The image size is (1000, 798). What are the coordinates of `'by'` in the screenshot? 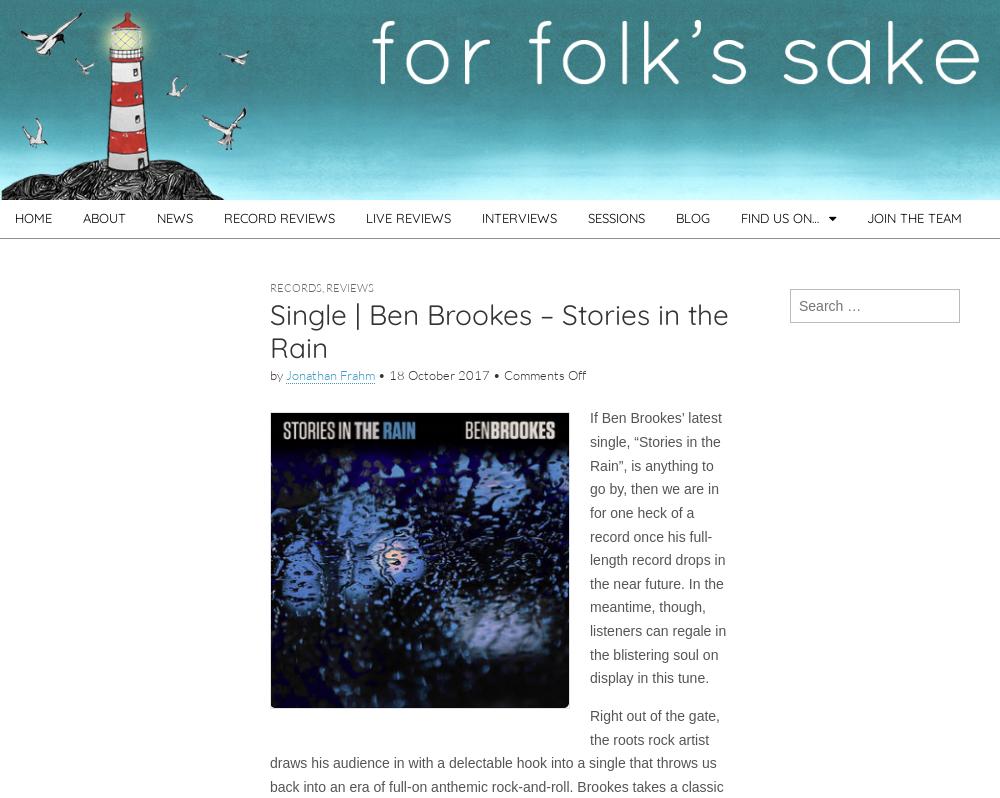 It's located at (278, 374).